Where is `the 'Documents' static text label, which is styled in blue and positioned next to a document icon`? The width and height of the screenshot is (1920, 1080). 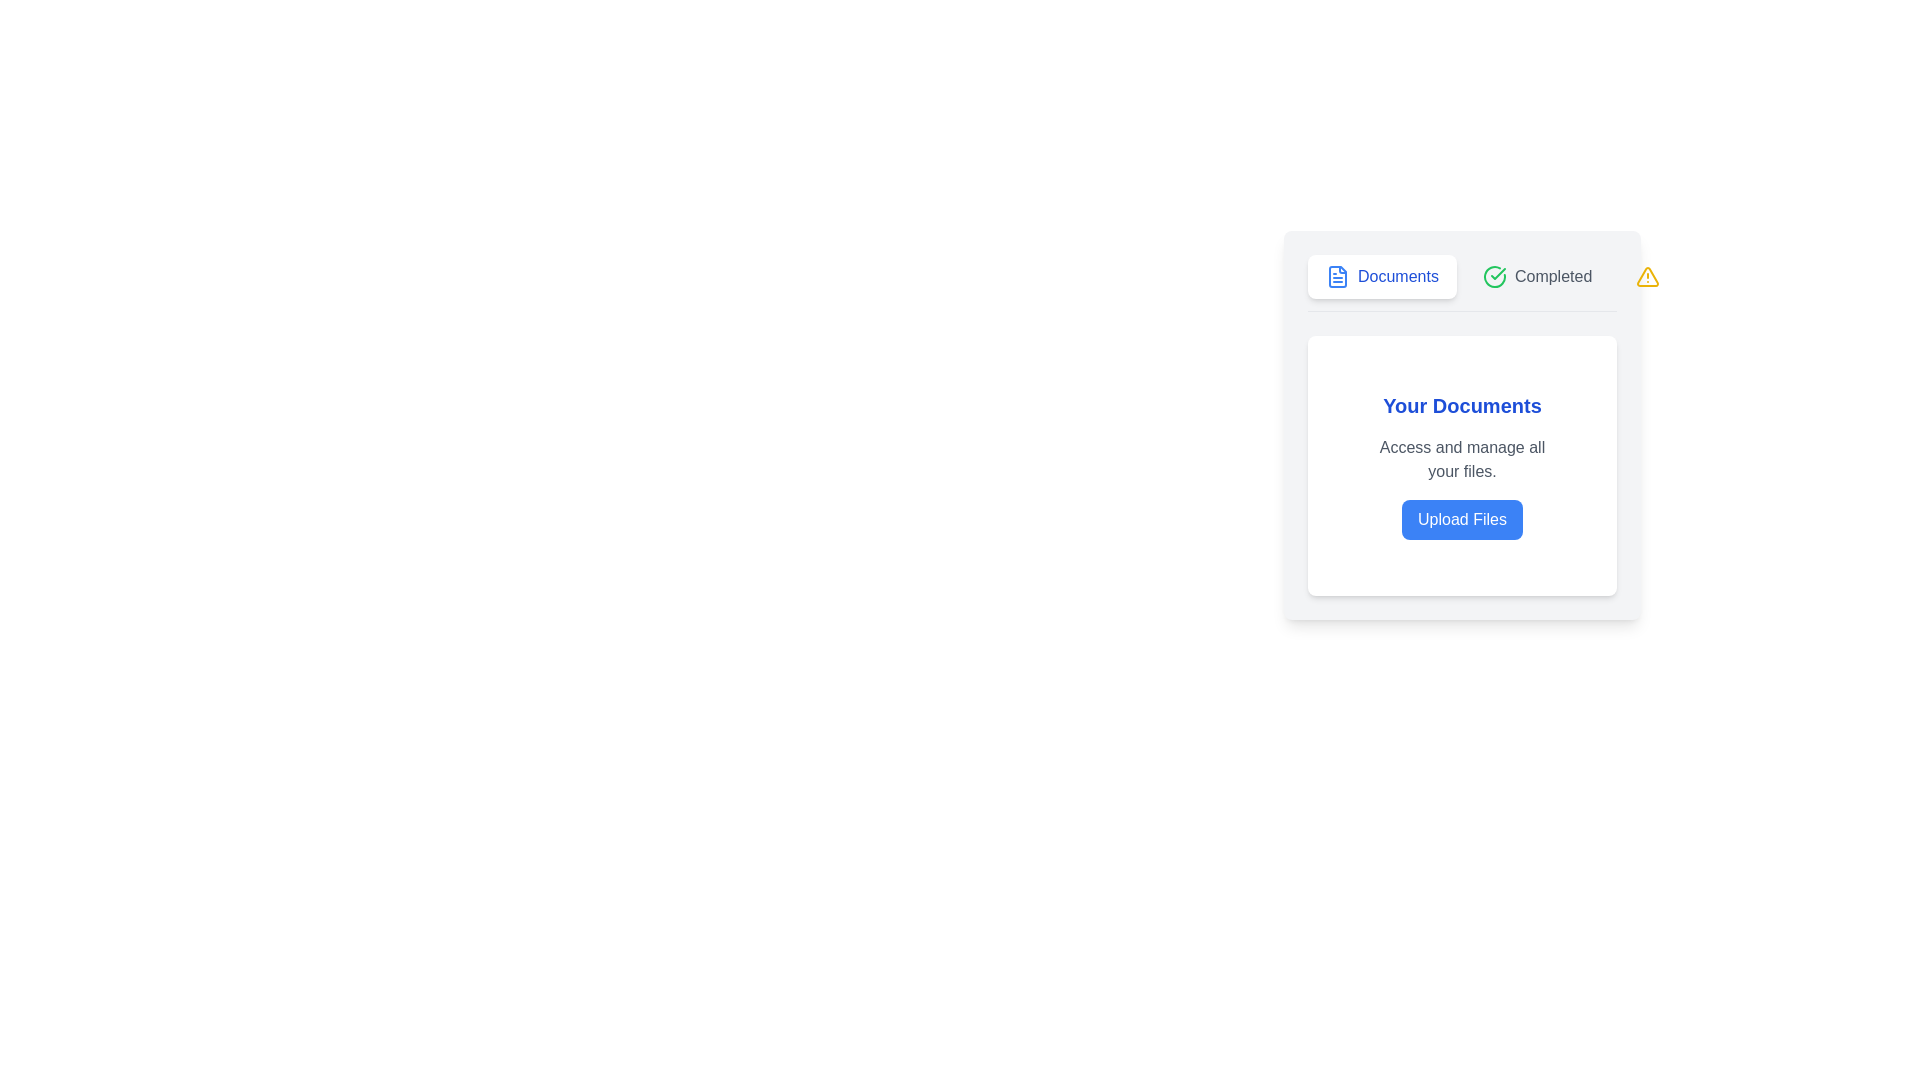
the 'Documents' static text label, which is styled in blue and positioned next to a document icon is located at coordinates (1397, 277).